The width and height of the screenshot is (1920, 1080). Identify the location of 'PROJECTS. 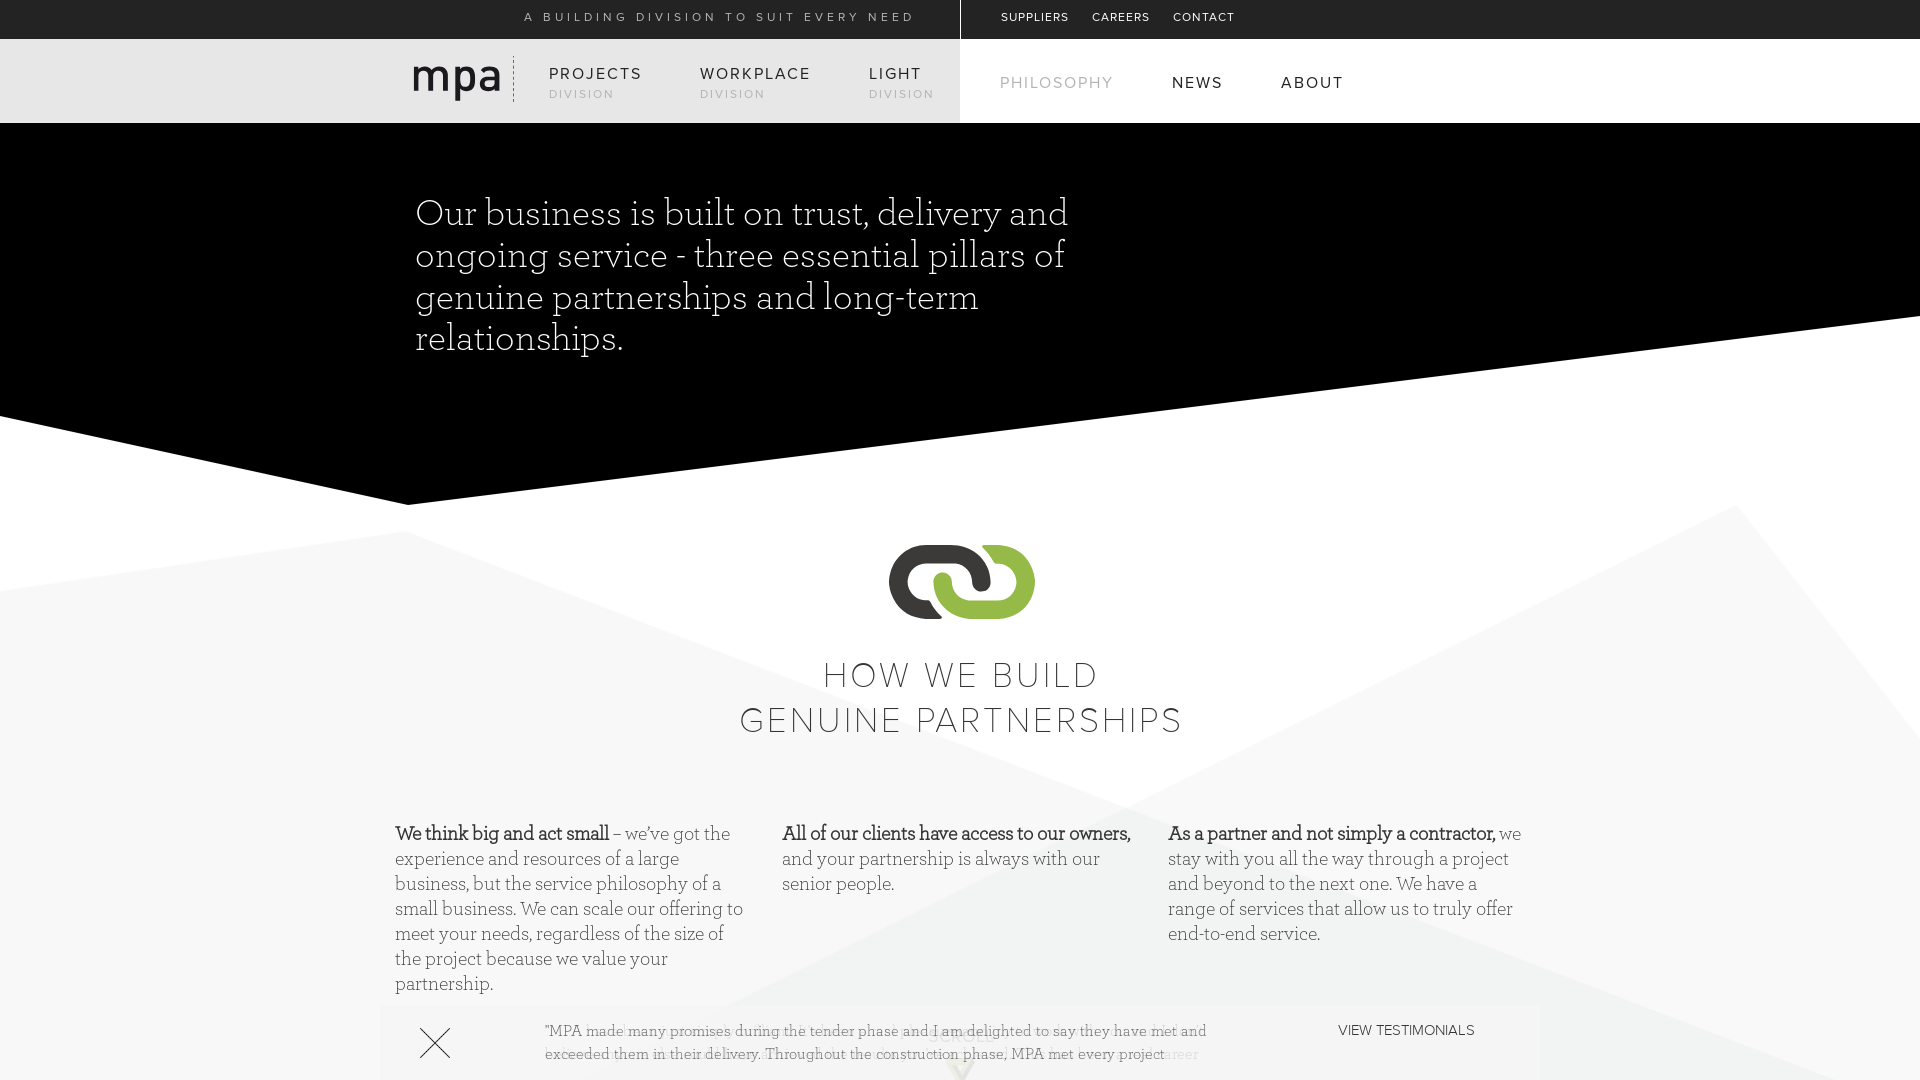
(594, 82).